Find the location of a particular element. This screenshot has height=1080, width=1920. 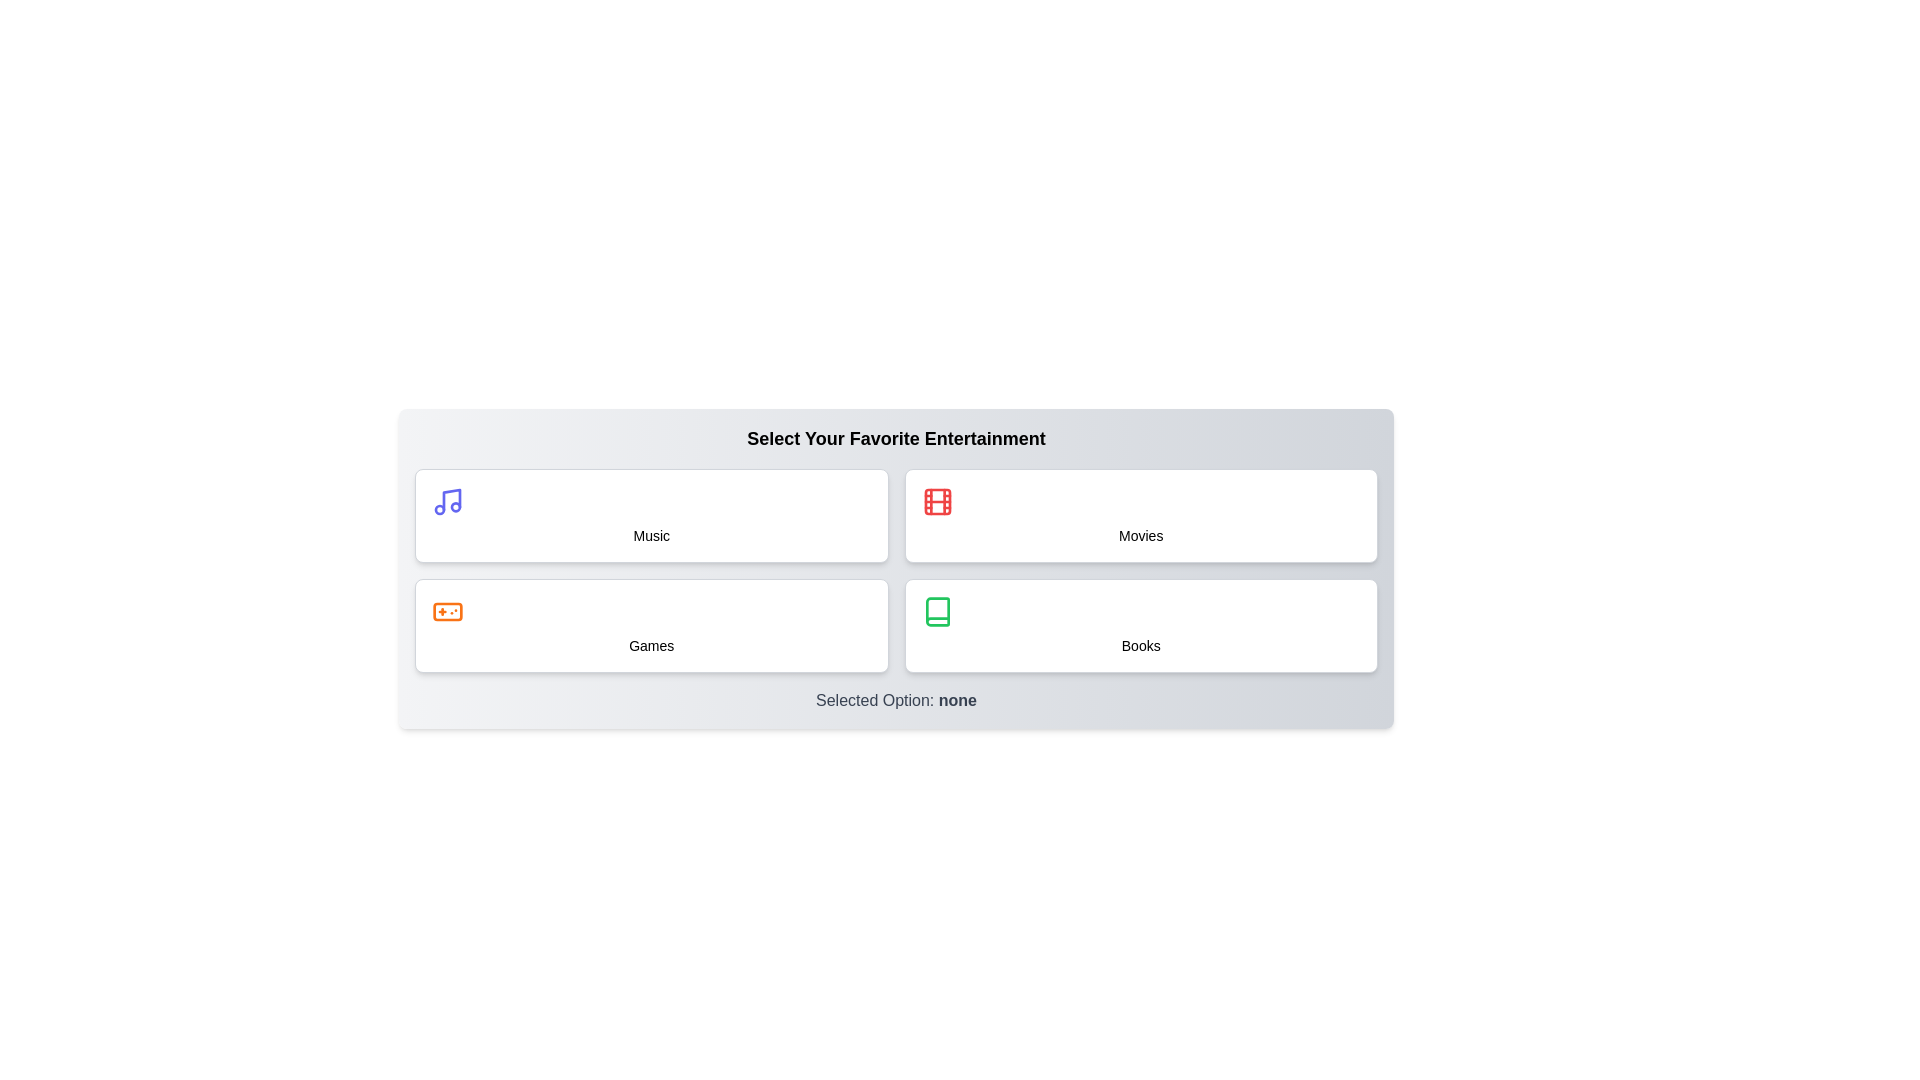

the button labeled Music is located at coordinates (651, 515).